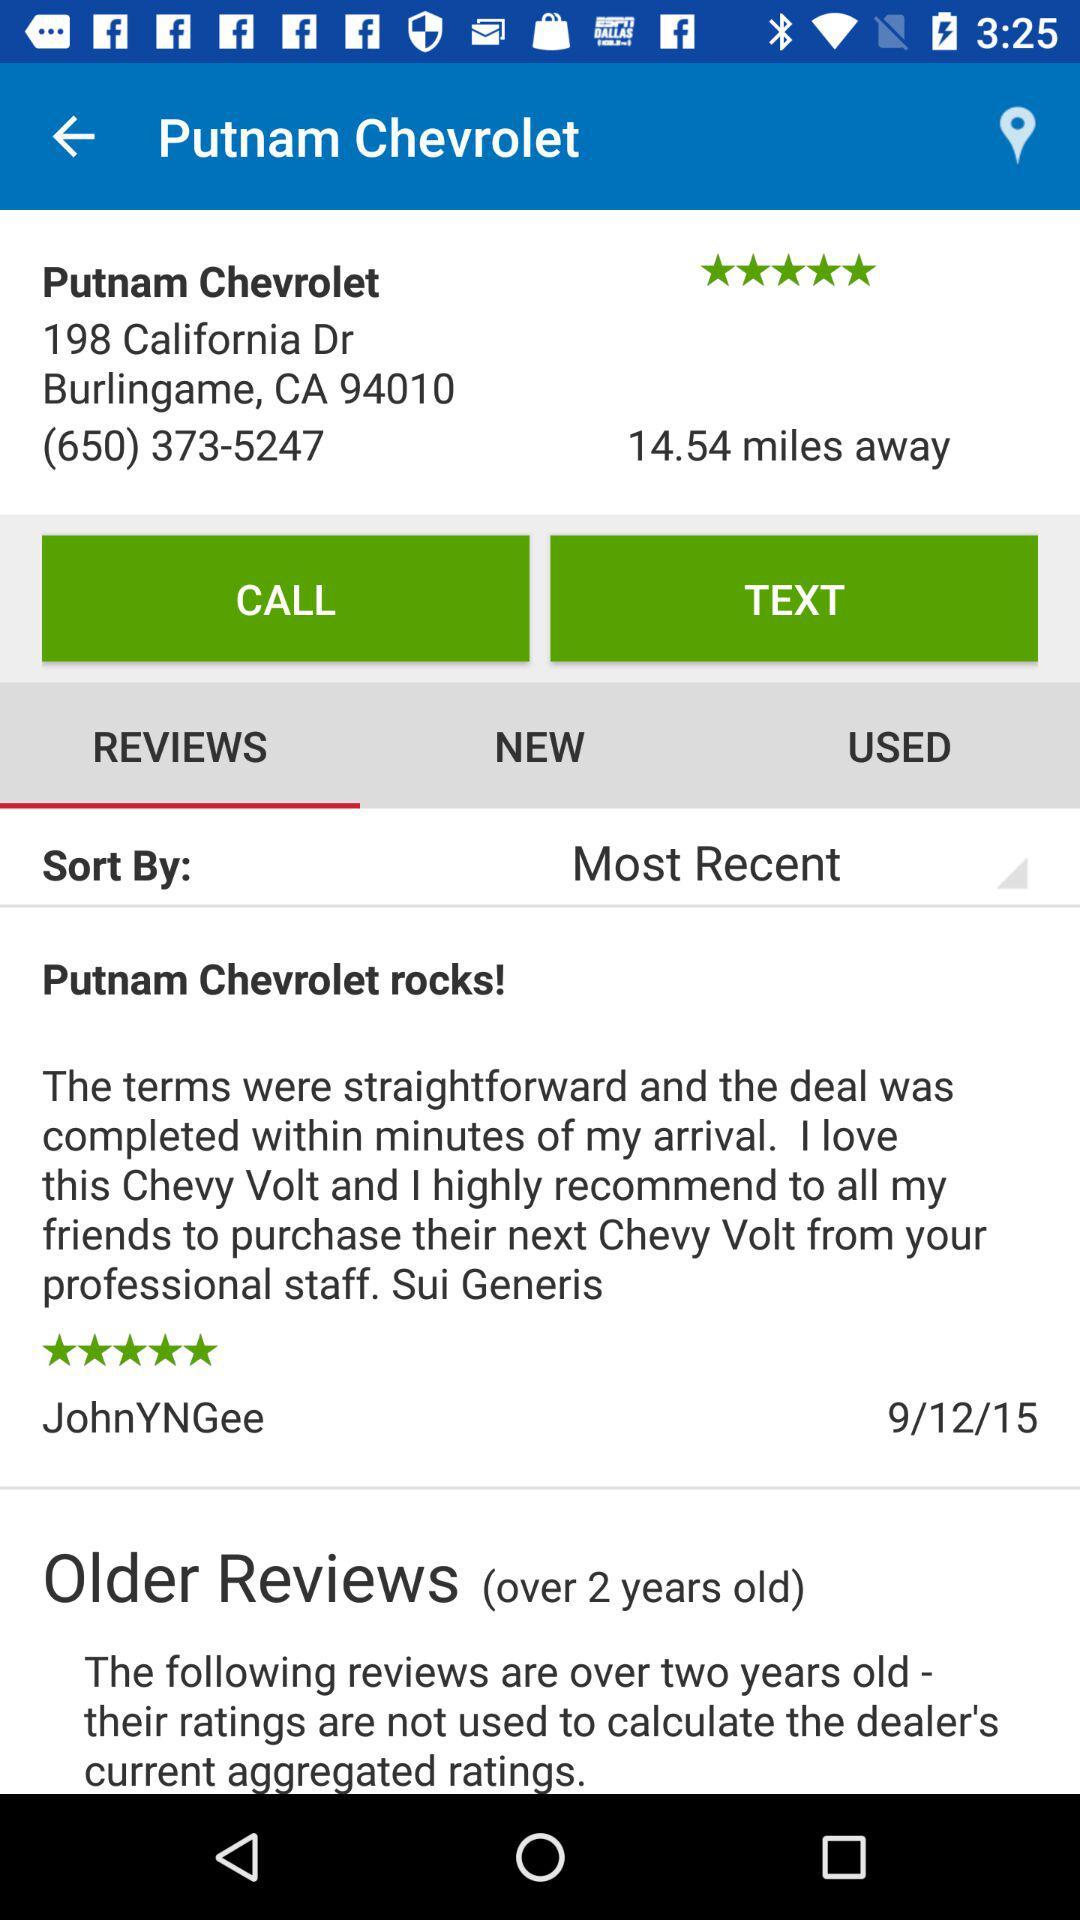 The height and width of the screenshot is (1920, 1080). What do you see at coordinates (290, 864) in the screenshot?
I see `item next to most recent item` at bounding box center [290, 864].